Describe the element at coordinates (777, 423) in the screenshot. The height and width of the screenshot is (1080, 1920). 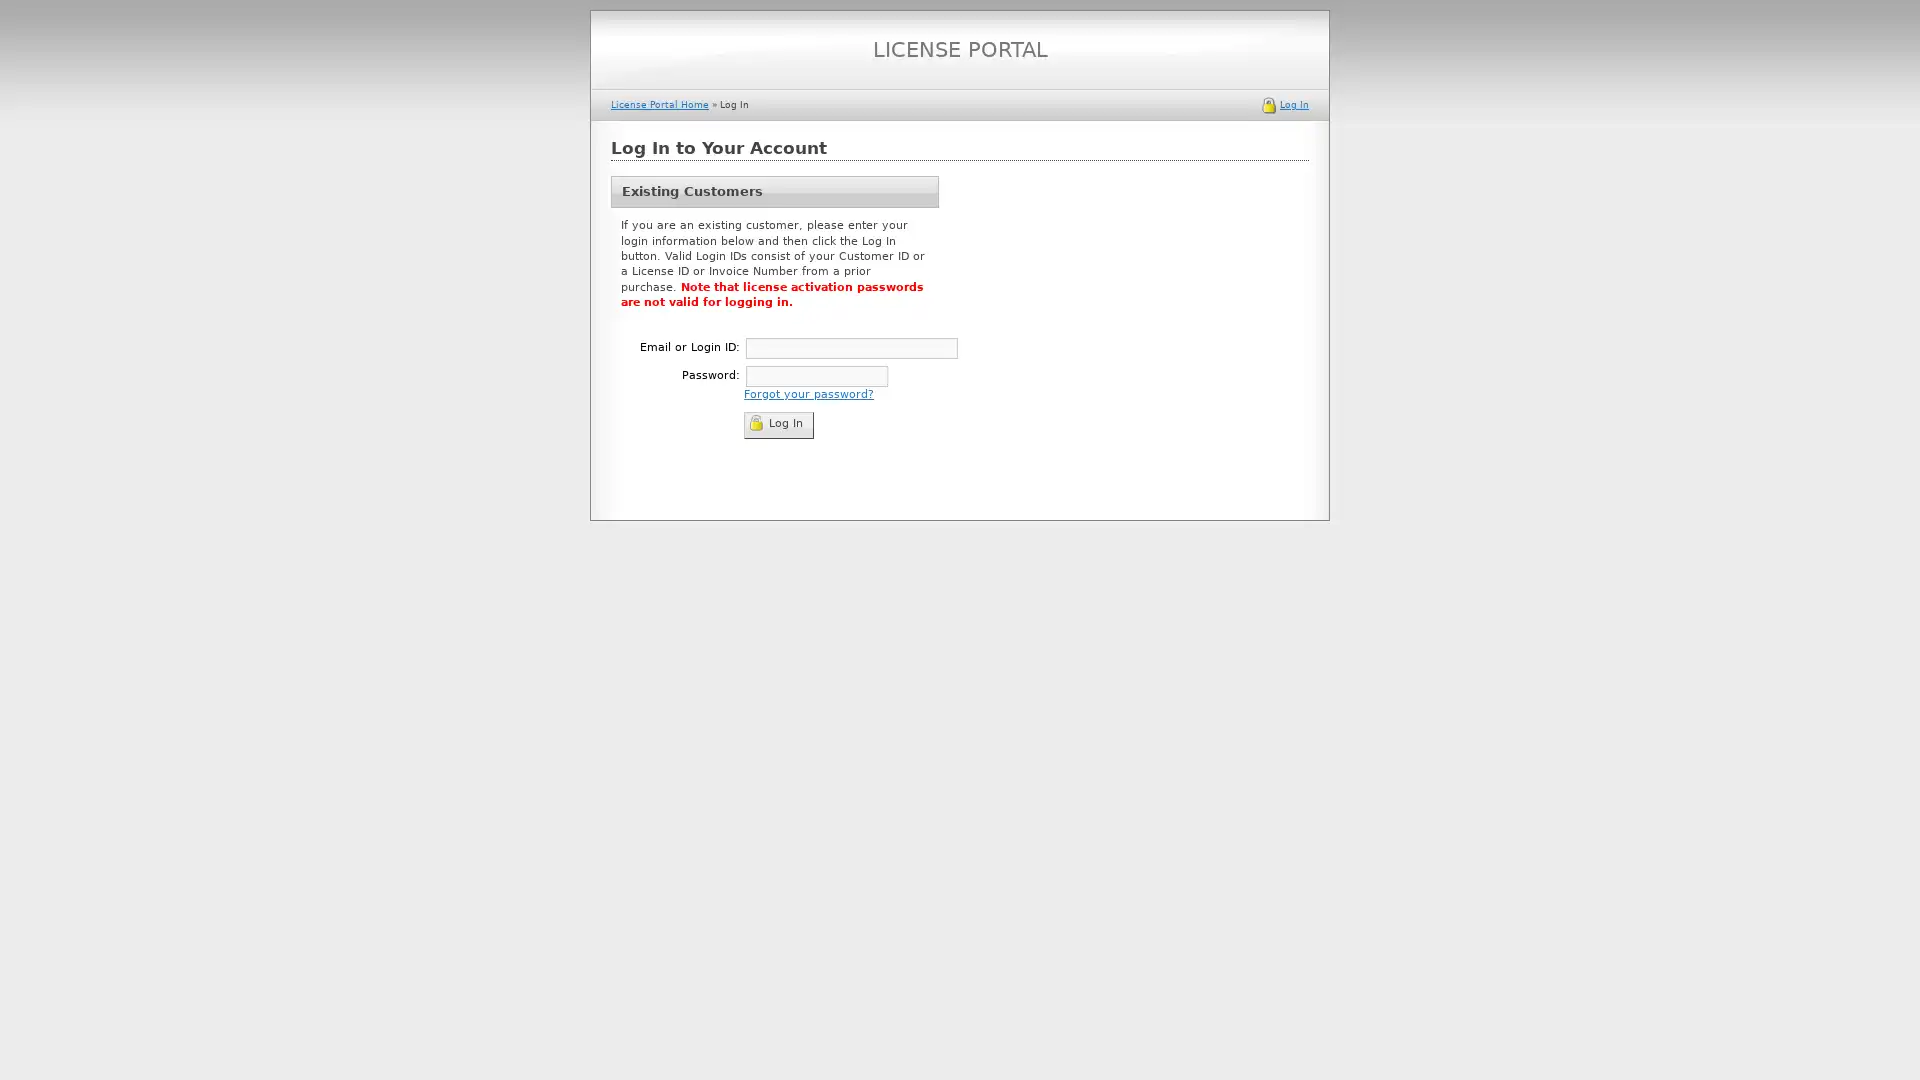
I see `Log In` at that location.